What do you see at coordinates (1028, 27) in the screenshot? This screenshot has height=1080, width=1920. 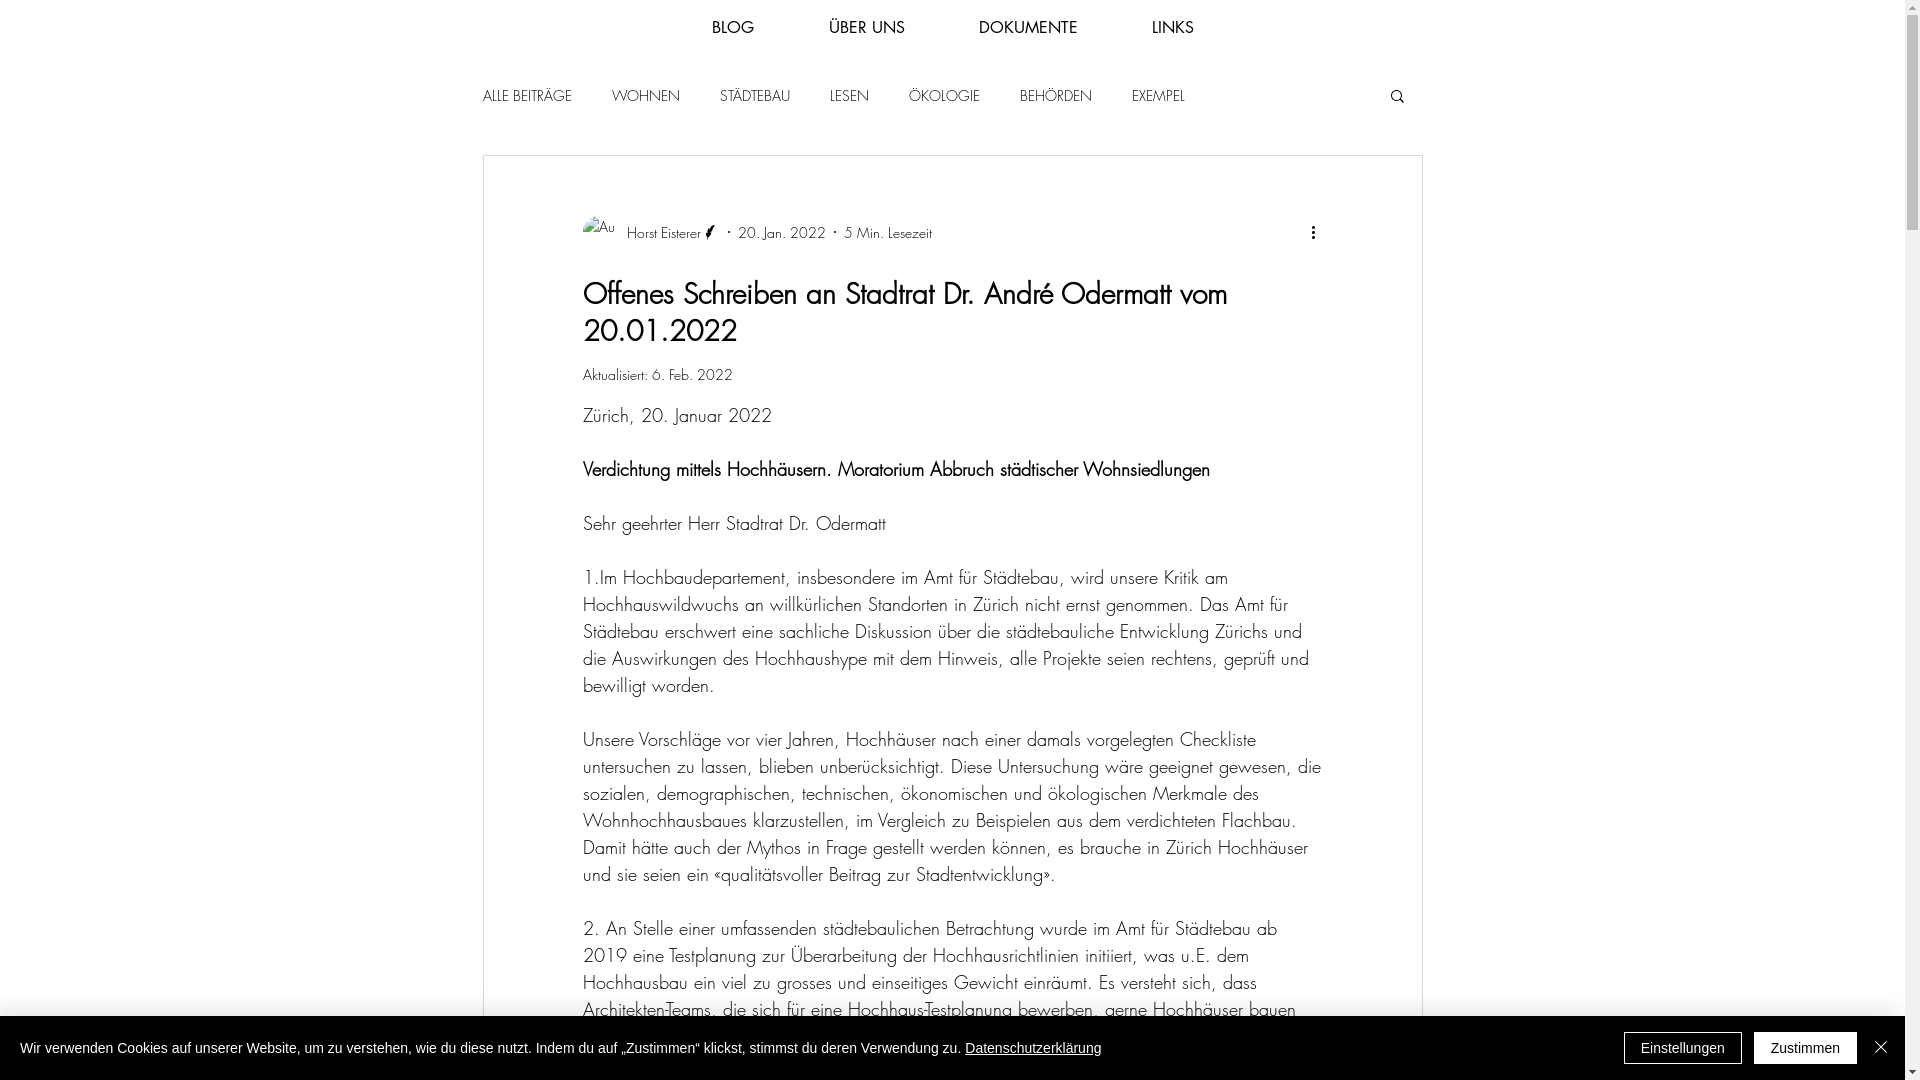 I see `'DOKUMENTE'` at bounding box center [1028, 27].